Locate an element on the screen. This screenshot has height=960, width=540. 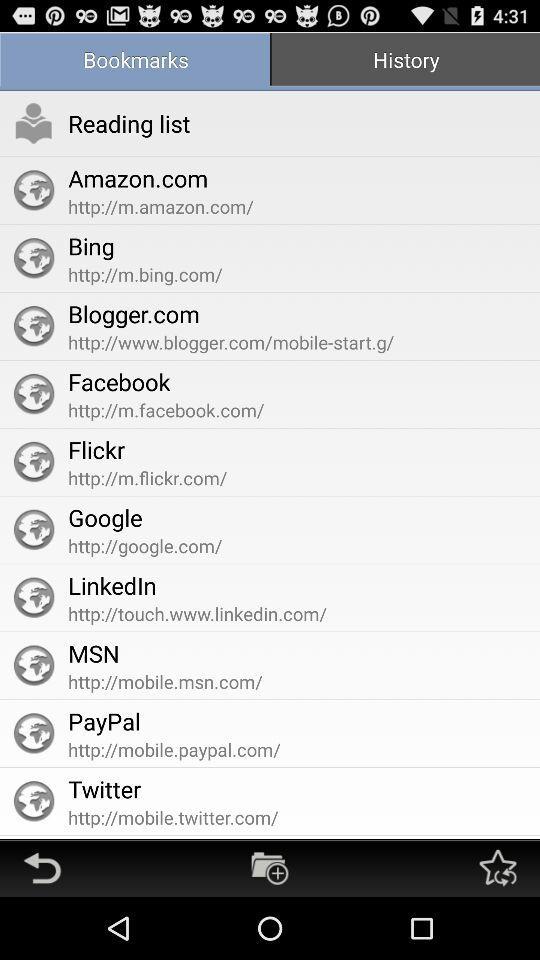
the item below bookmarks app is located at coordinates (33, 122).